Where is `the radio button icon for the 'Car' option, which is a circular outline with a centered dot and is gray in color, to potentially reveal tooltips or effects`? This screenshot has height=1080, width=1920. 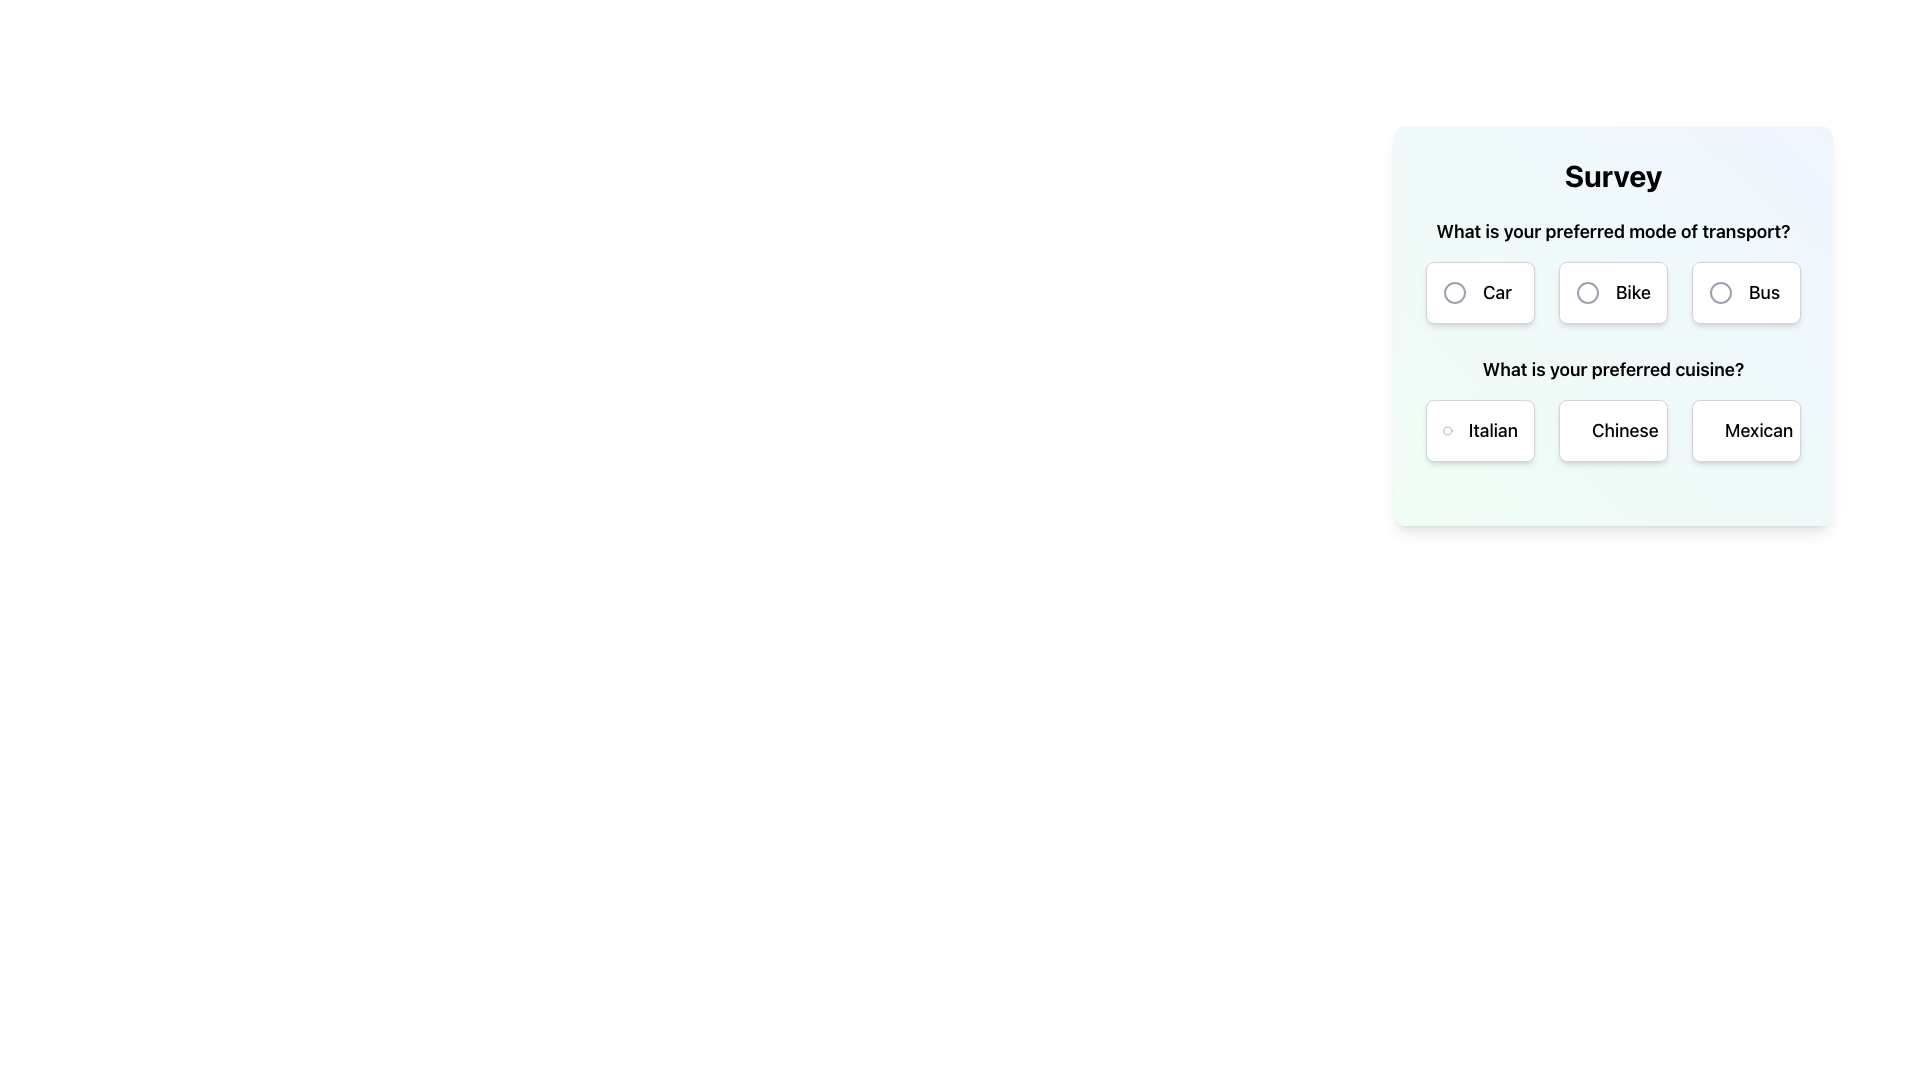 the radio button icon for the 'Car' option, which is a circular outline with a centered dot and is gray in color, to potentially reveal tooltips or effects is located at coordinates (1454, 293).